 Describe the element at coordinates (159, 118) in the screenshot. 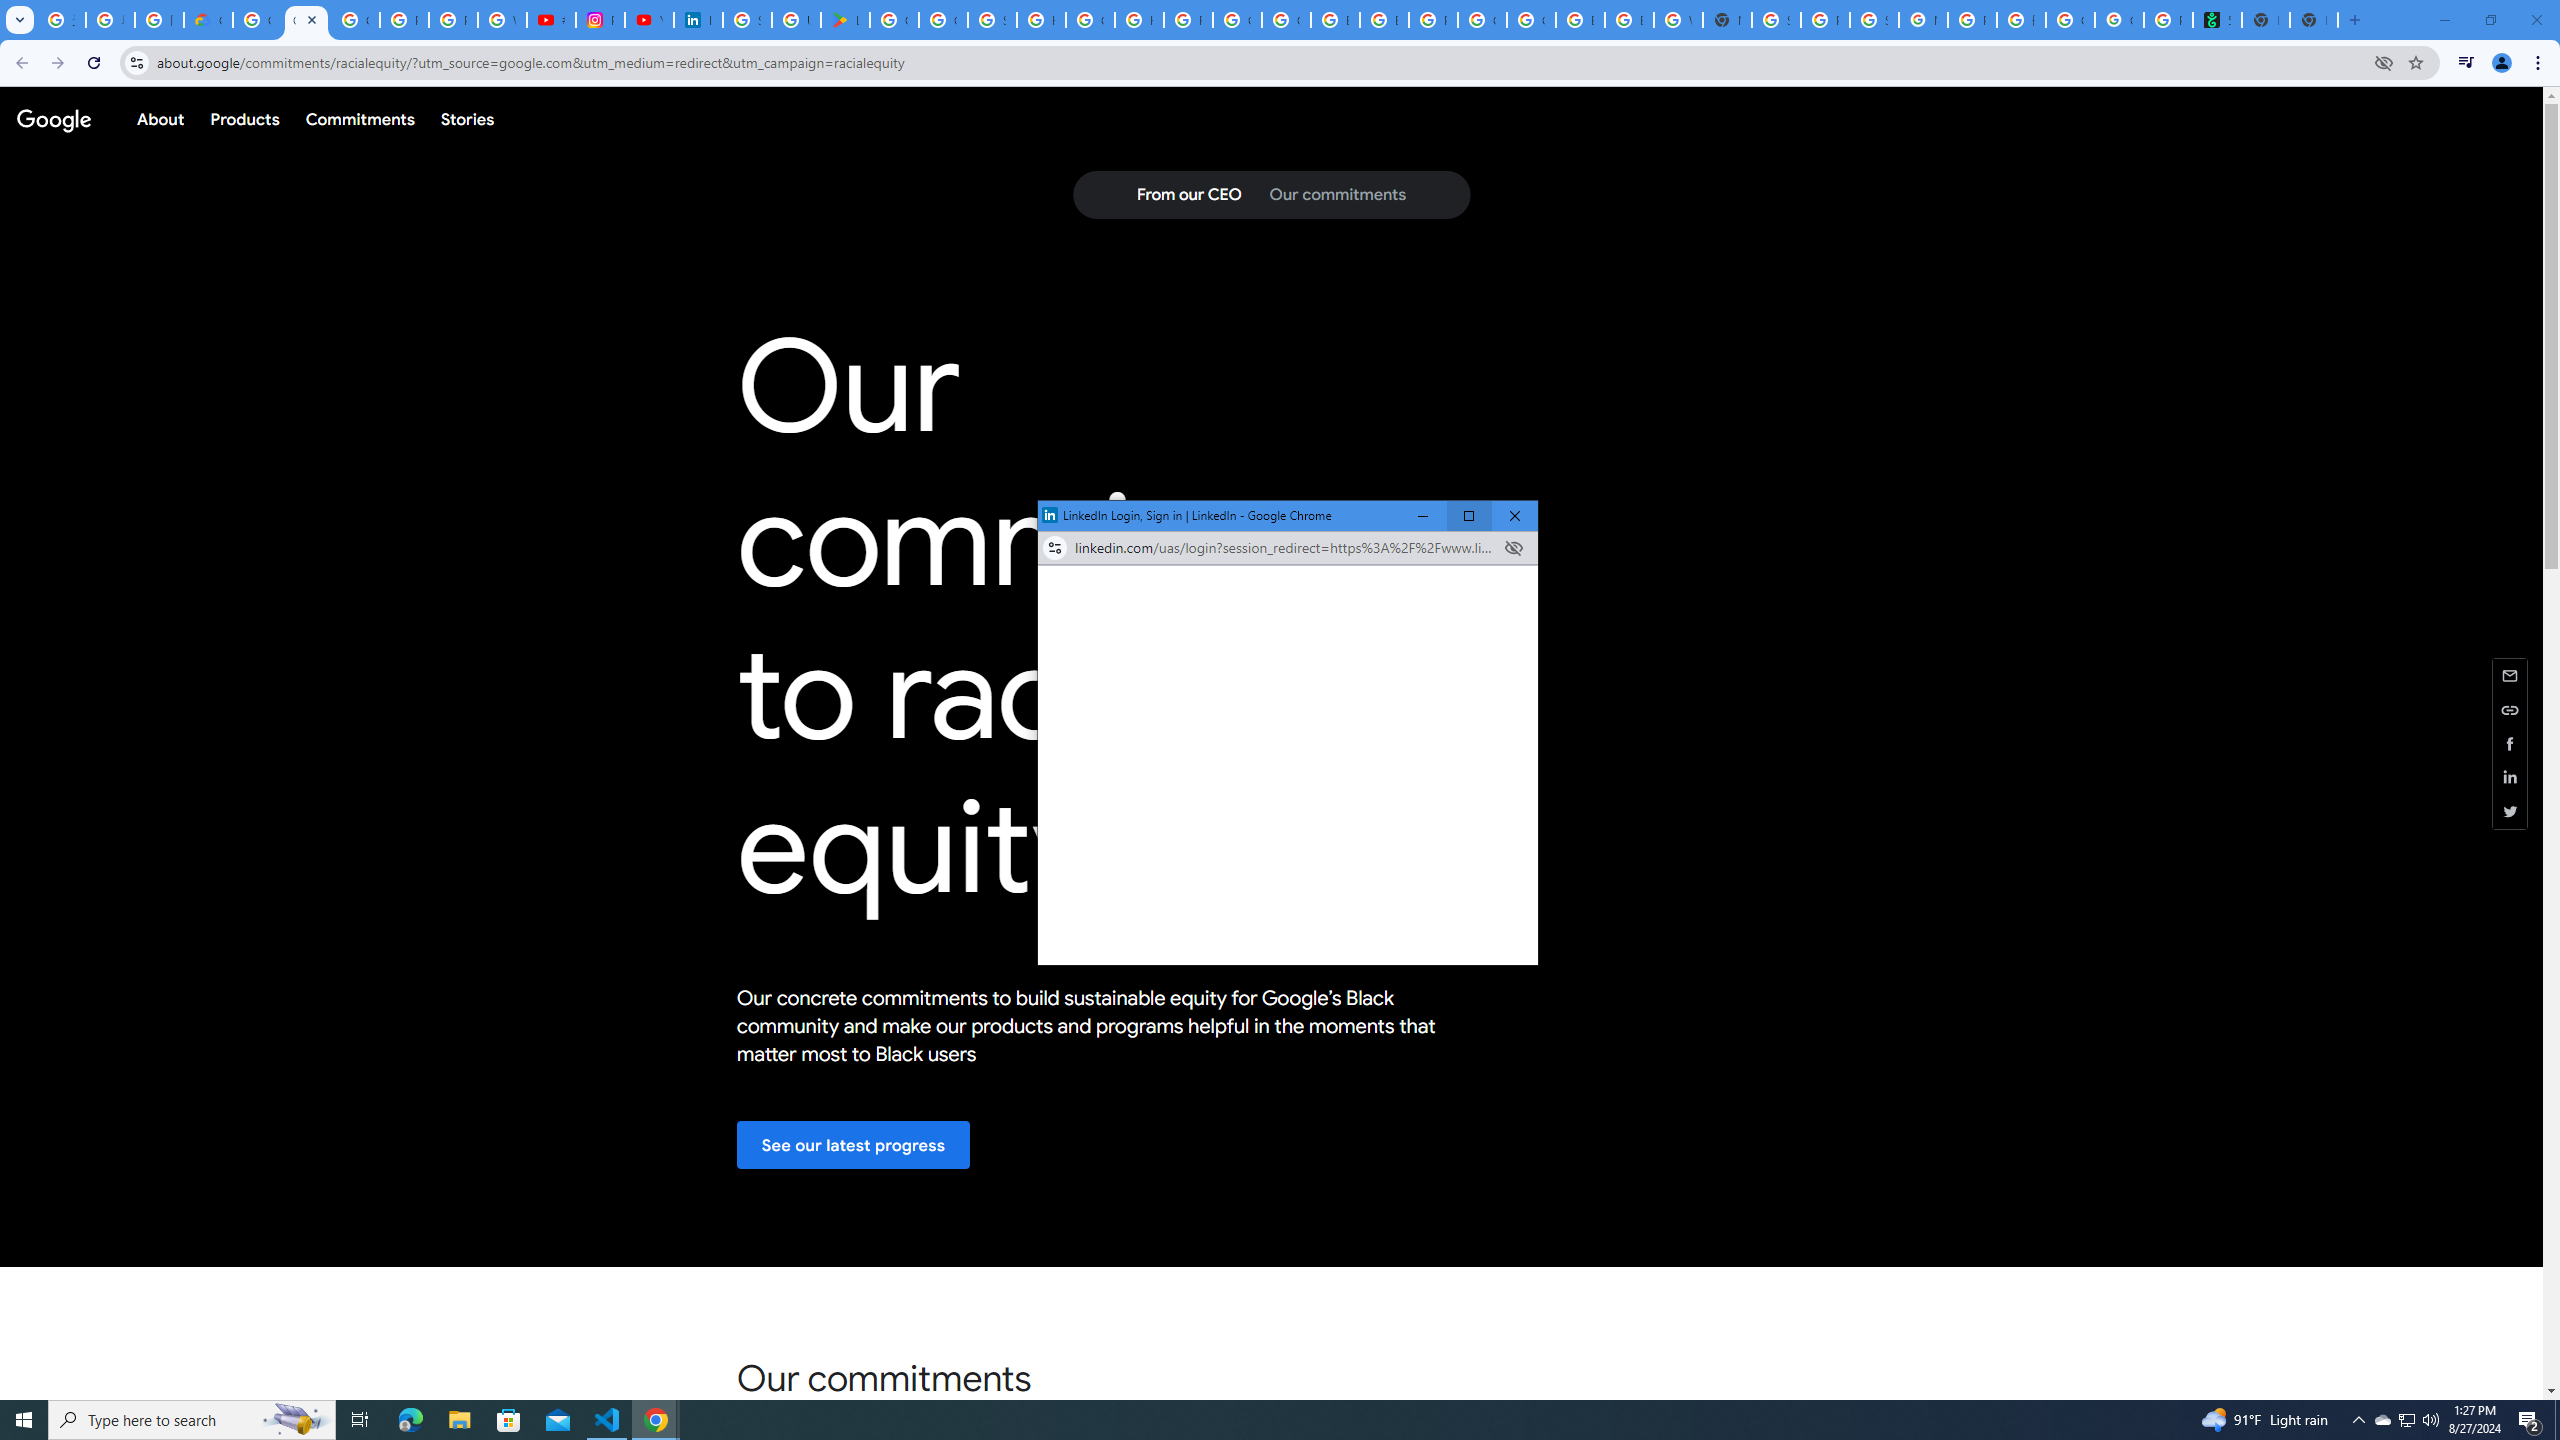

I see `'About'` at that location.